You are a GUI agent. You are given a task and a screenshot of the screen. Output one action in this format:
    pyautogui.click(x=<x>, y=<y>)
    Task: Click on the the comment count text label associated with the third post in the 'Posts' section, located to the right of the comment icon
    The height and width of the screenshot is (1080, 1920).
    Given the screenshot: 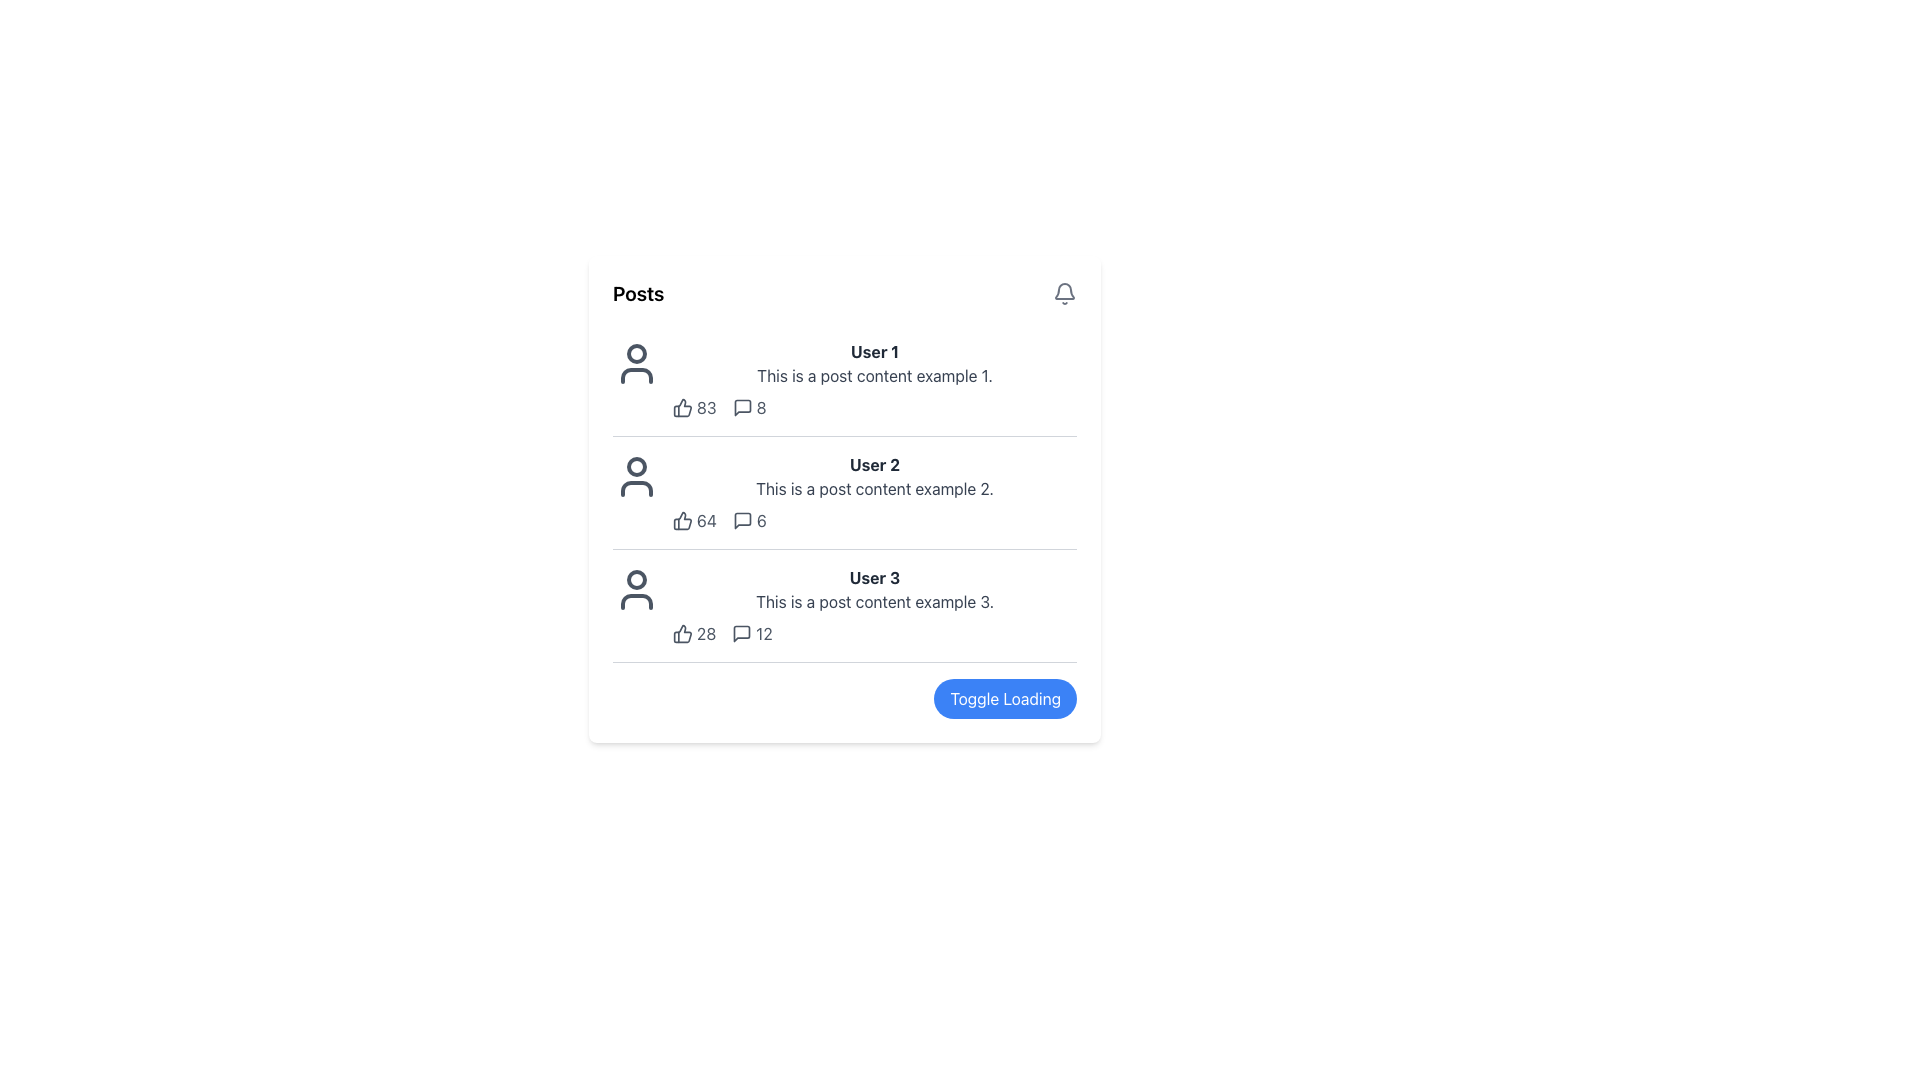 What is the action you would take?
    pyautogui.click(x=763, y=633)
    